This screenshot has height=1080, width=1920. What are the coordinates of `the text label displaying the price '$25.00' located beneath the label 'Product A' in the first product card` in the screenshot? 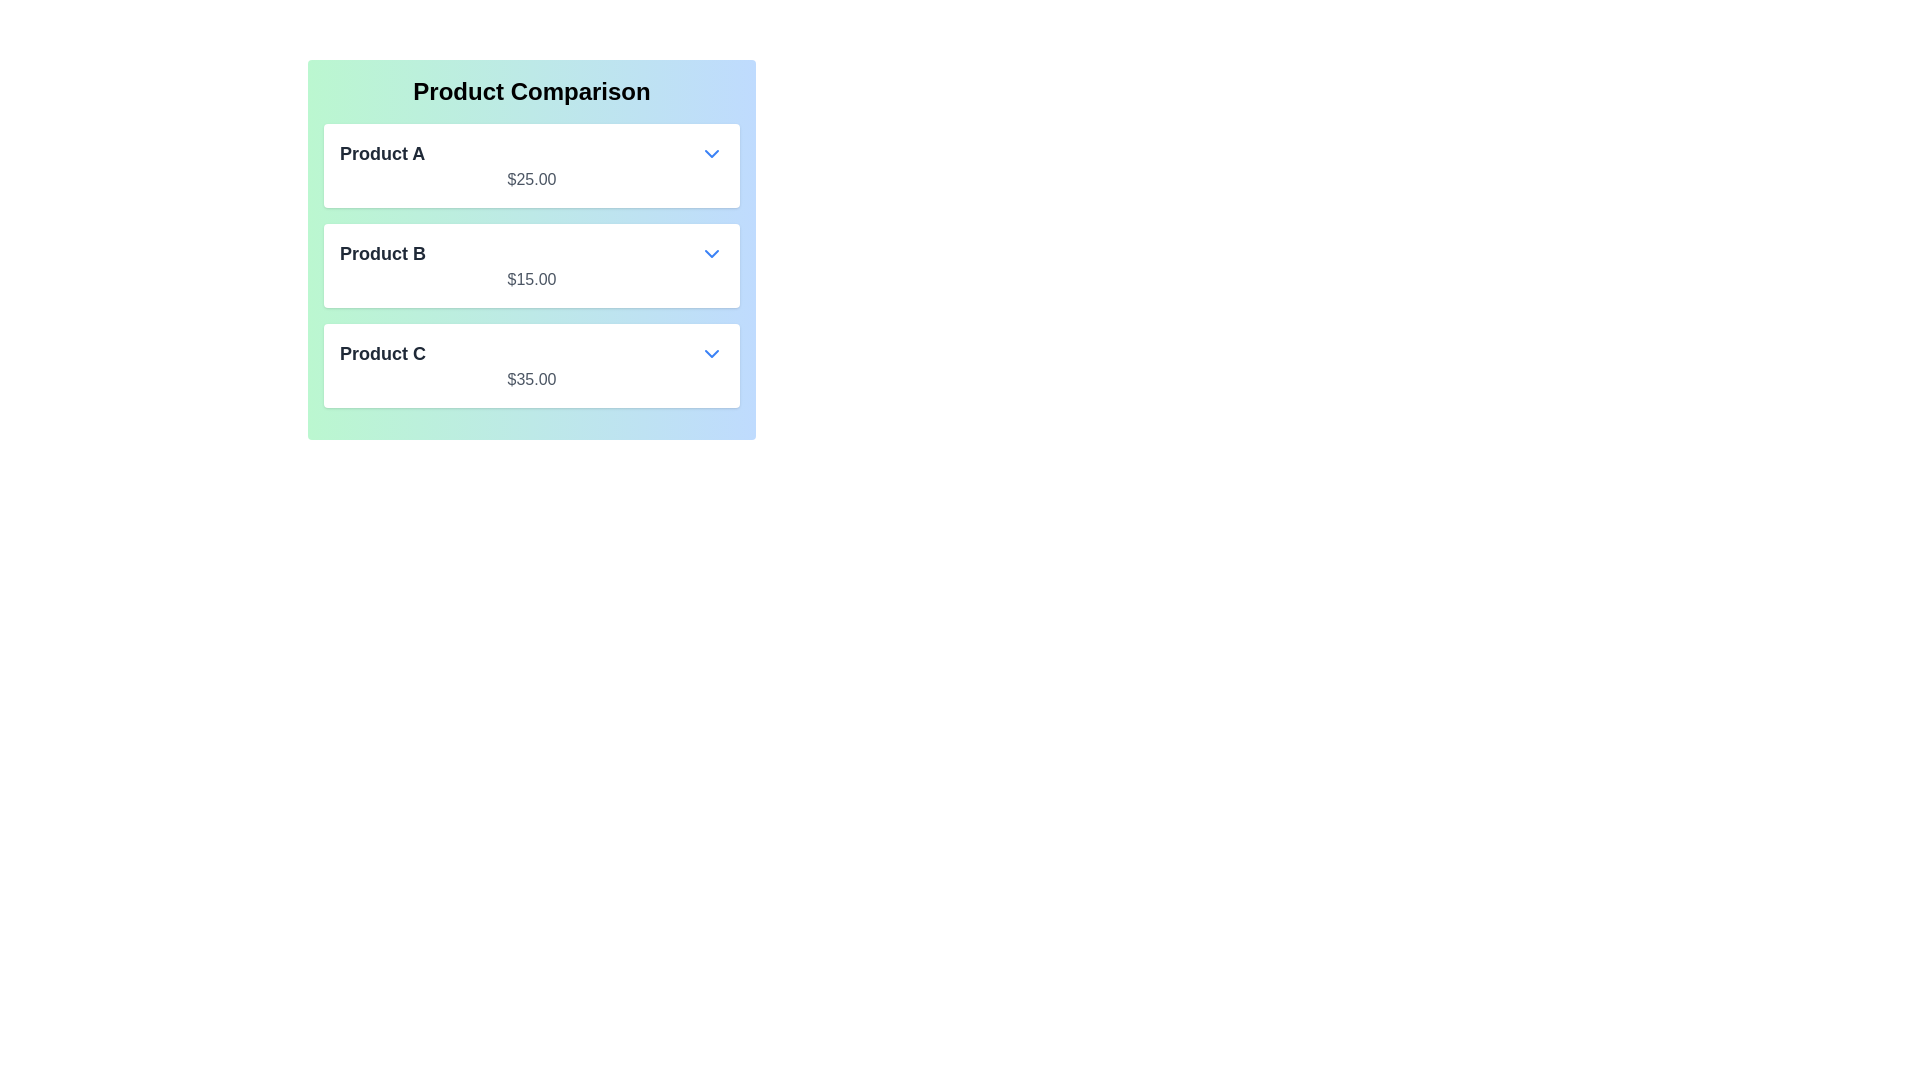 It's located at (532, 180).